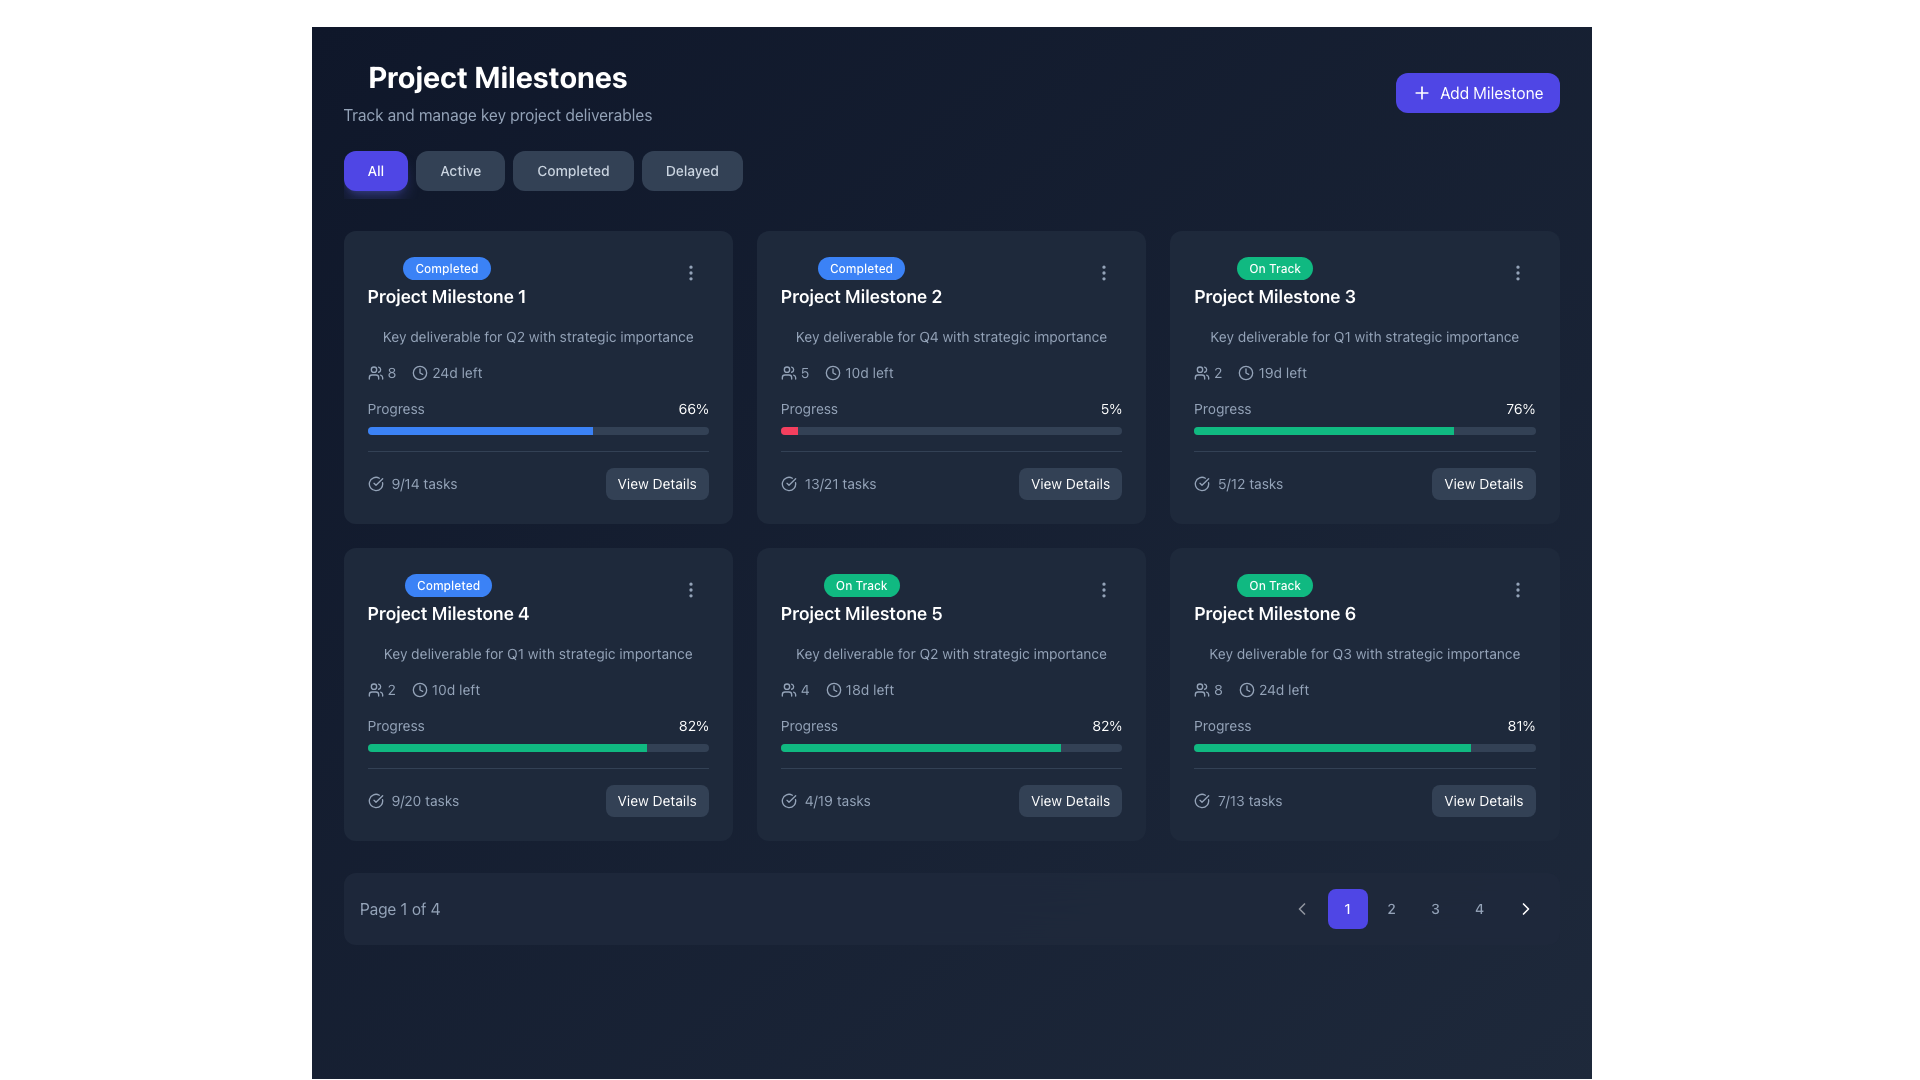 This screenshot has width=1920, height=1080. What do you see at coordinates (1069, 800) in the screenshot?
I see `the 'View Details' button located in the bottom-right corner of the 'Project Milestone 5' card` at bounding box center [1069, 800].